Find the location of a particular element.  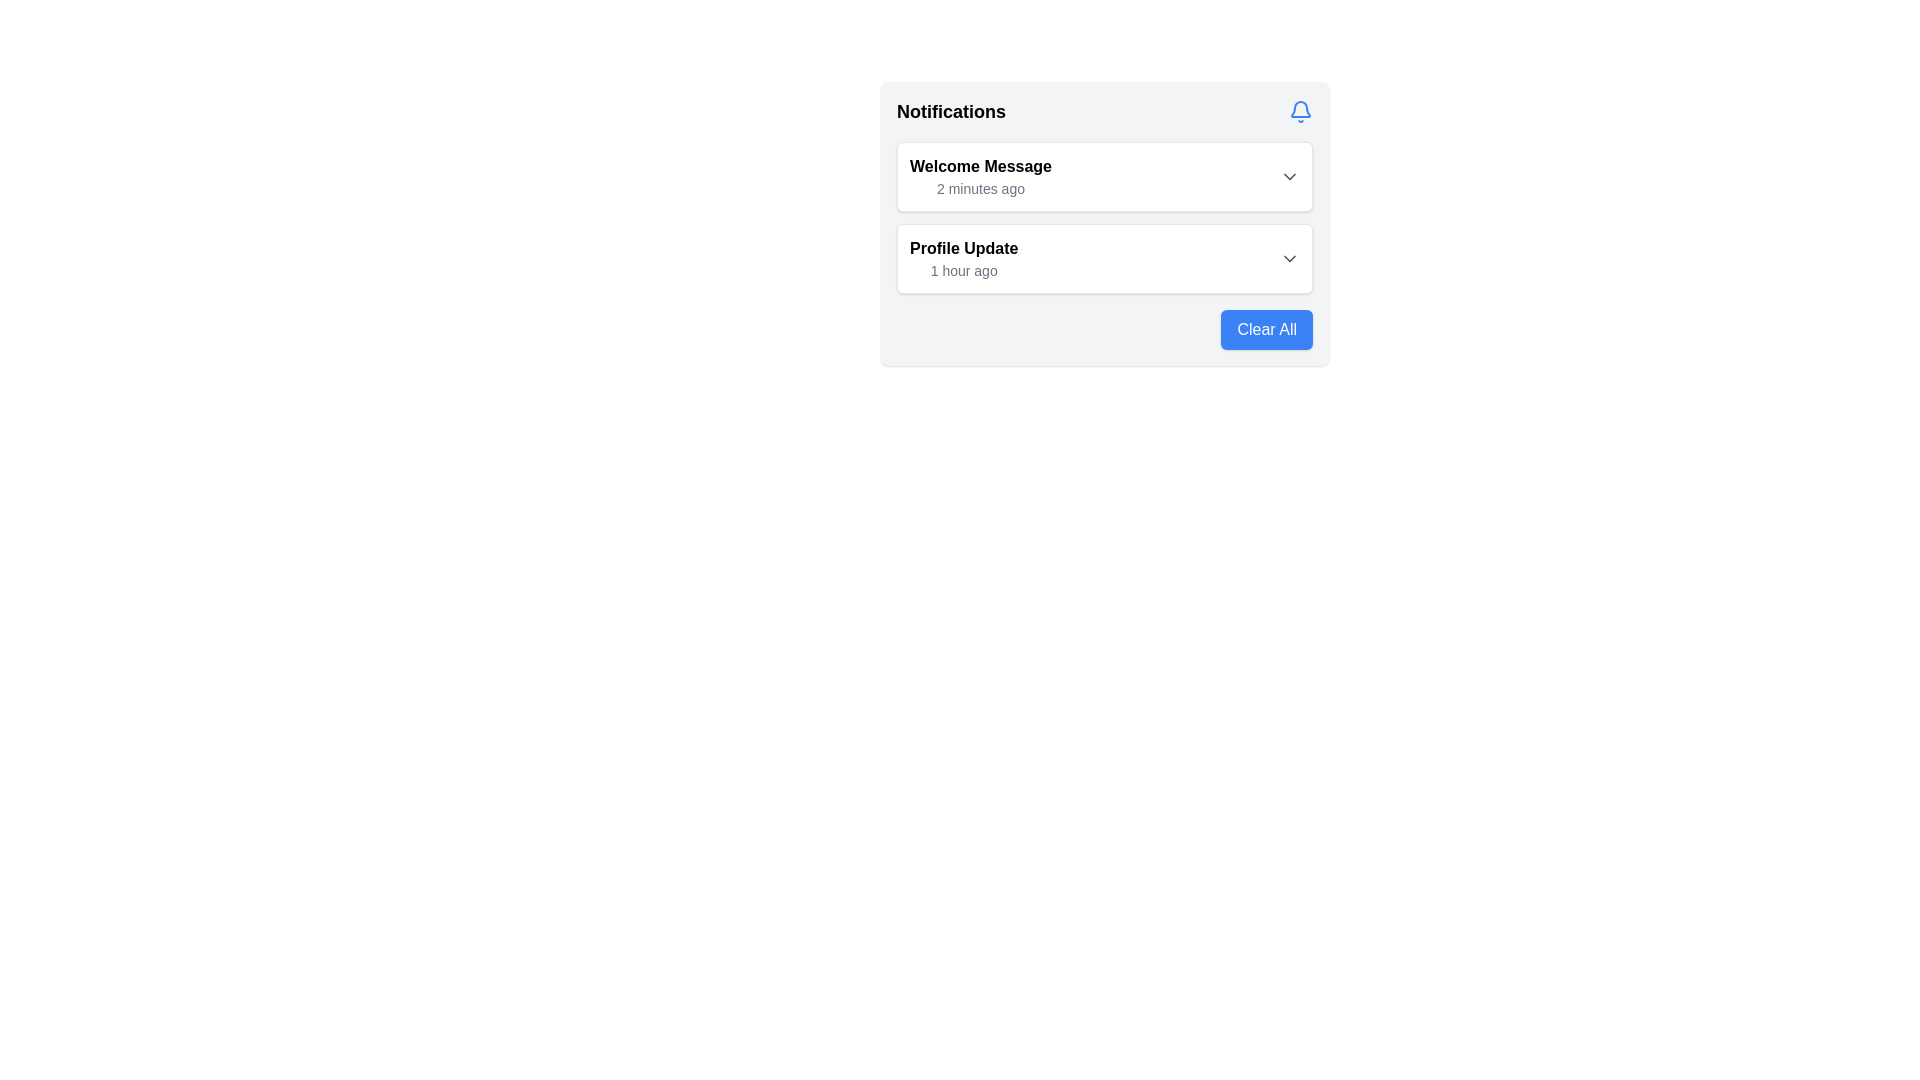

text content of the notification titled 'Welcome Message' with the timestamp '2 minutes ago', which is the first notification in the list is located at coordinates (980, 176).